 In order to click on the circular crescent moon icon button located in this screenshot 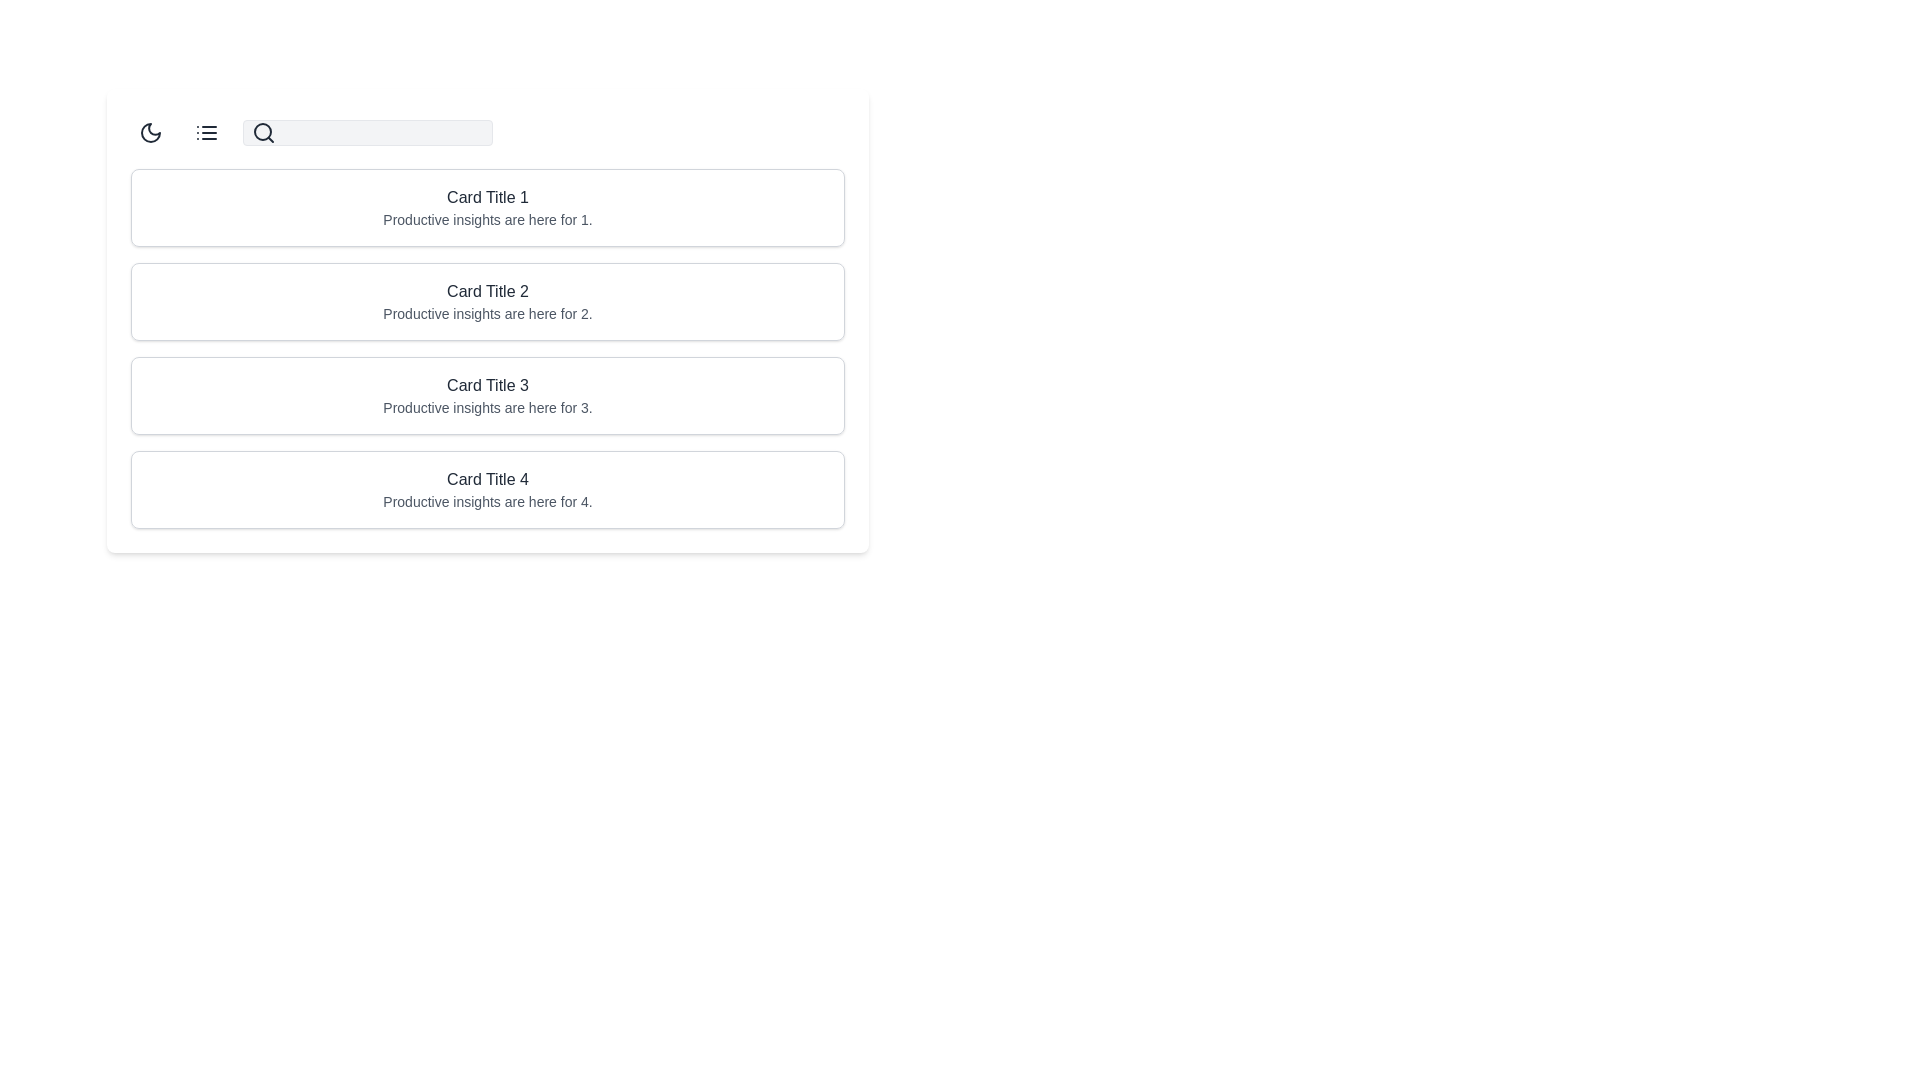, I will do `click(149, 132)`.